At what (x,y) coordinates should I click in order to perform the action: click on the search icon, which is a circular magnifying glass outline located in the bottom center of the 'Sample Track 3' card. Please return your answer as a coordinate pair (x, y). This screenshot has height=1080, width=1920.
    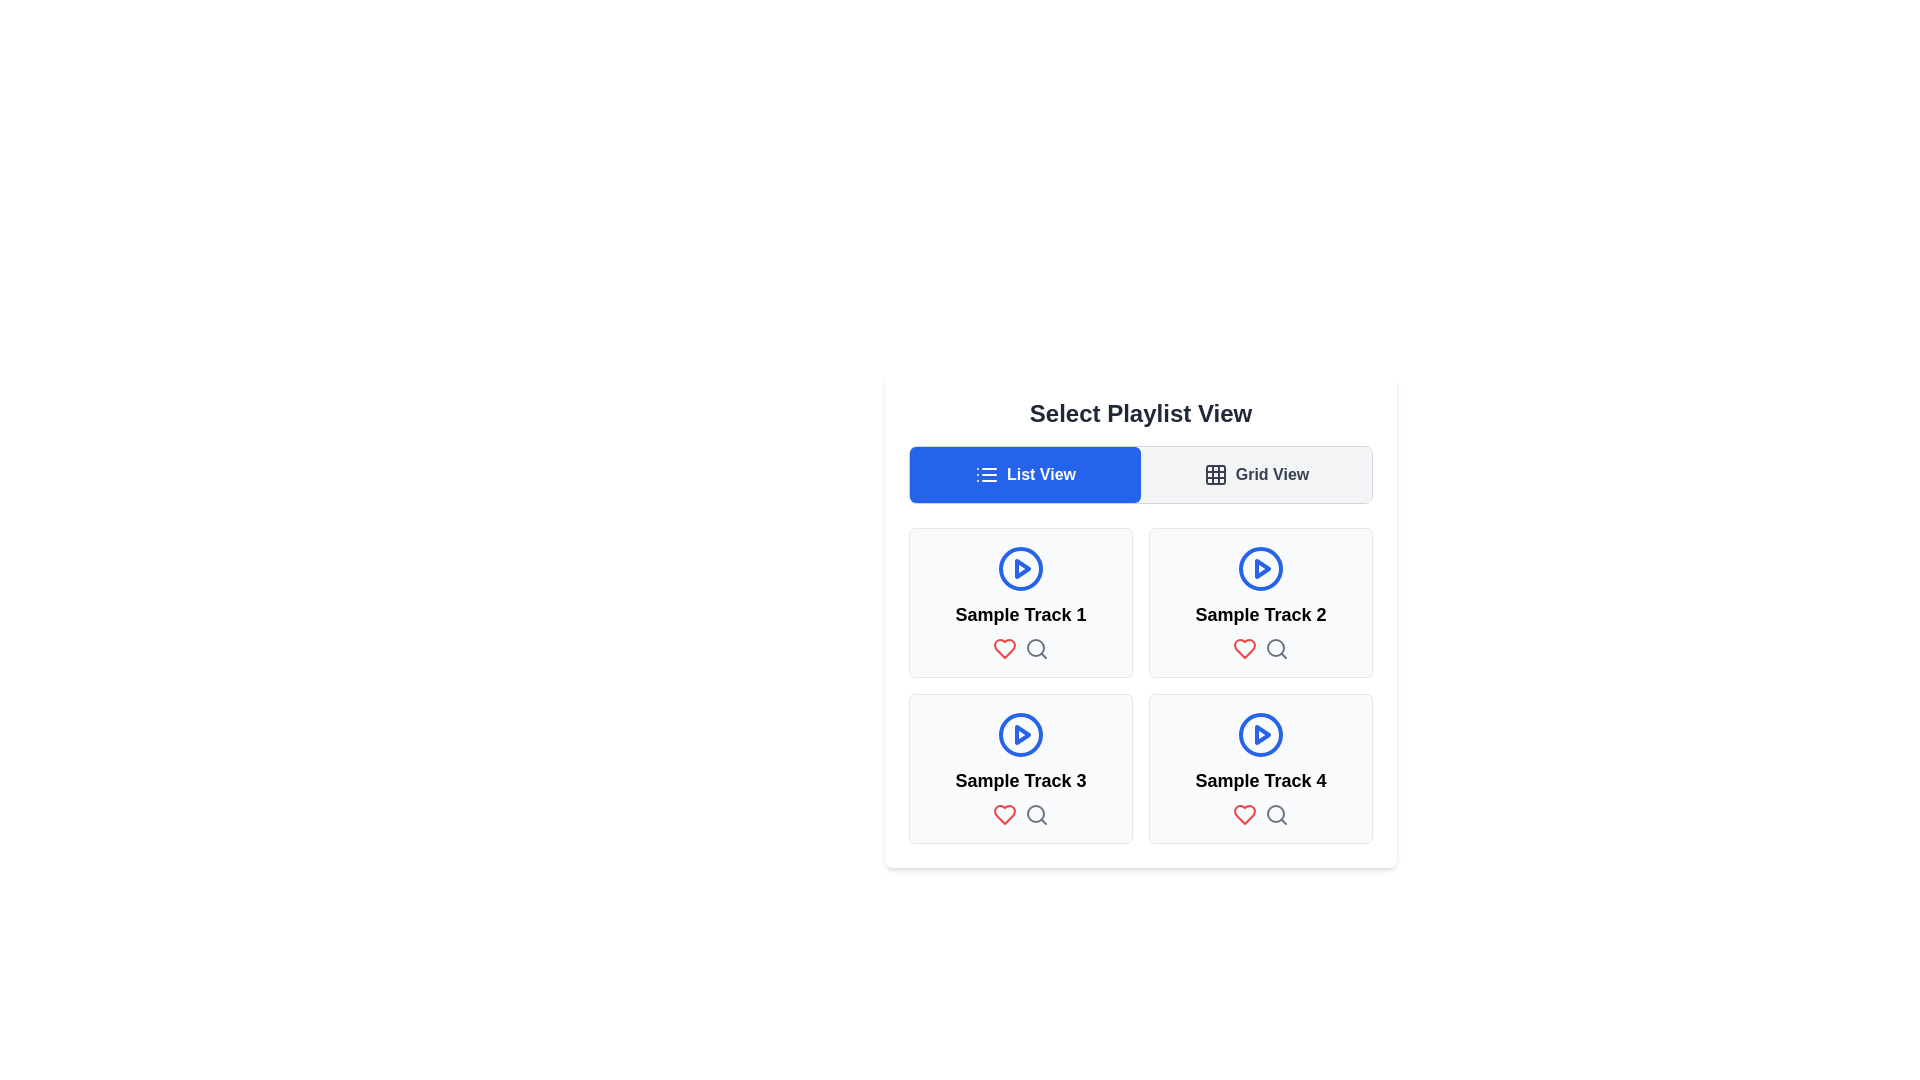
    Looking at the image, I should click on (1036, 814).